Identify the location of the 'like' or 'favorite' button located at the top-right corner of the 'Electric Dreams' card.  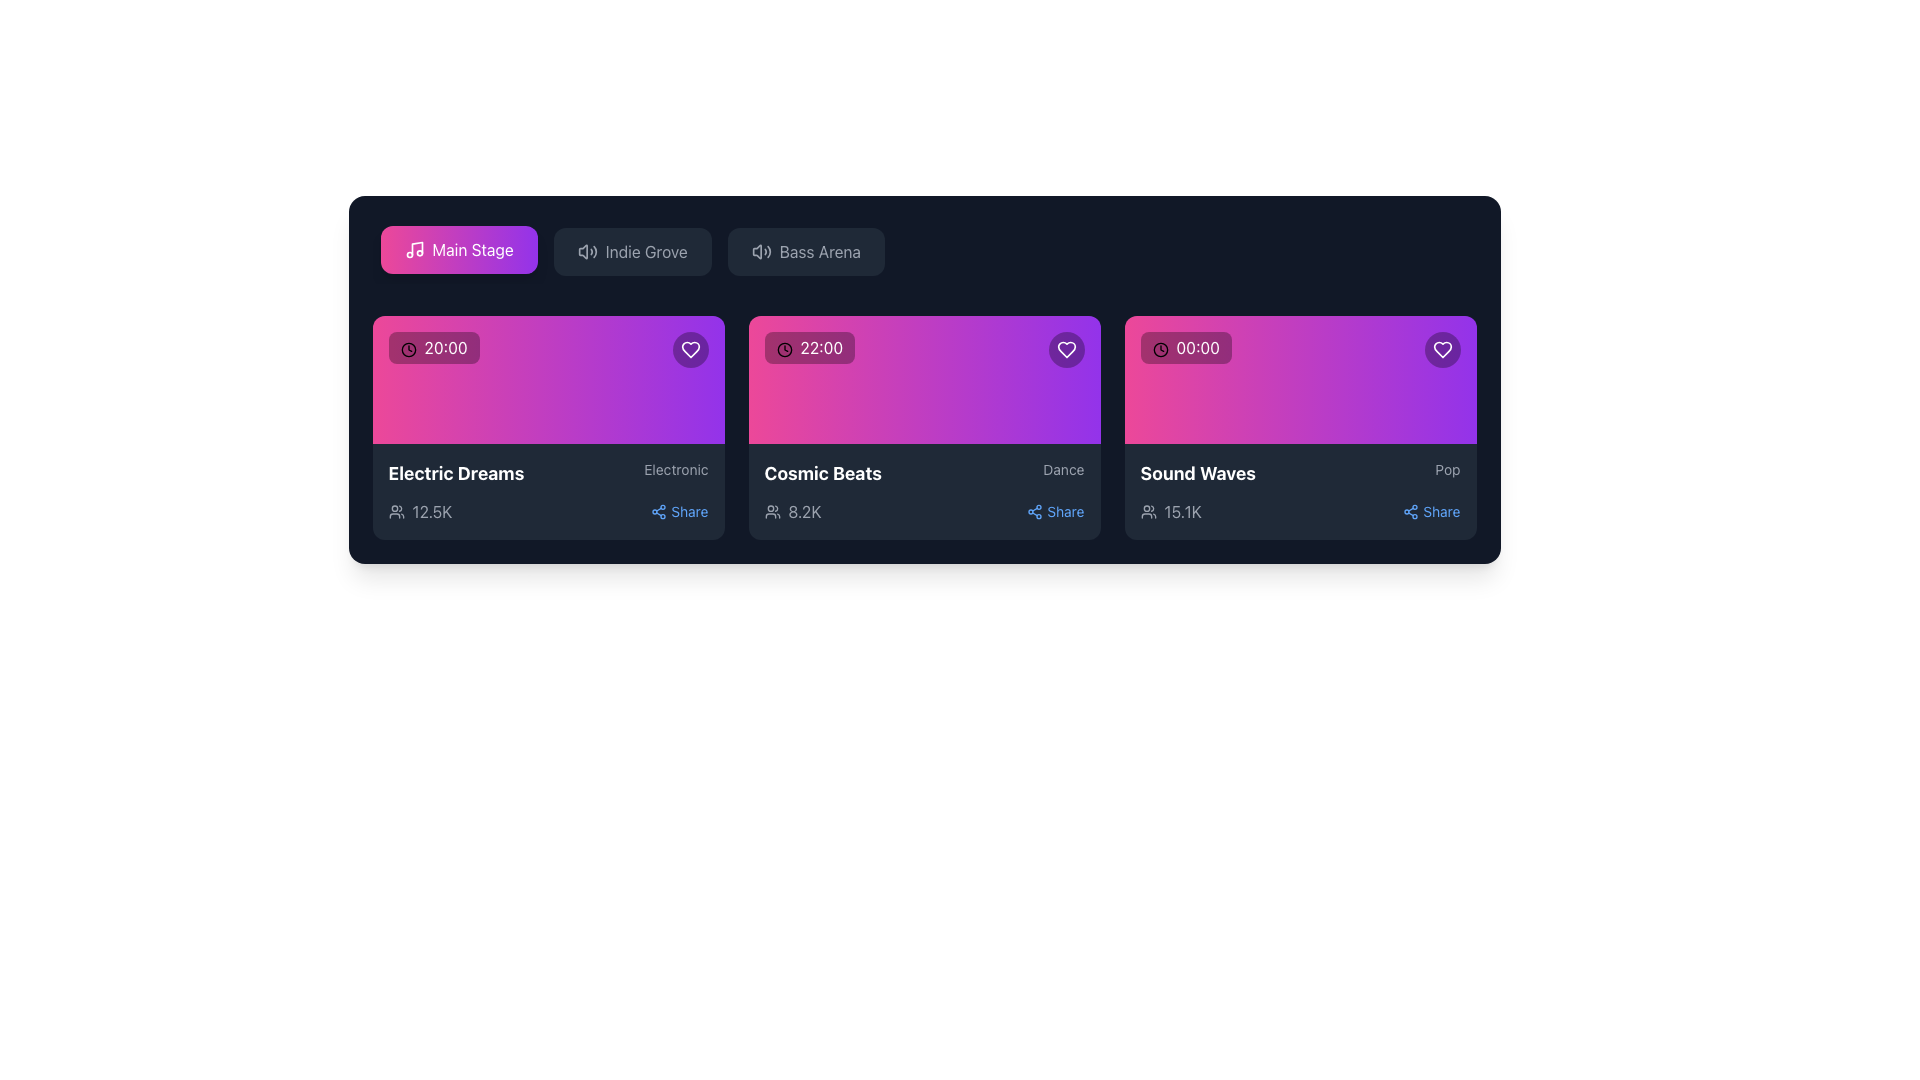
(690, 349).